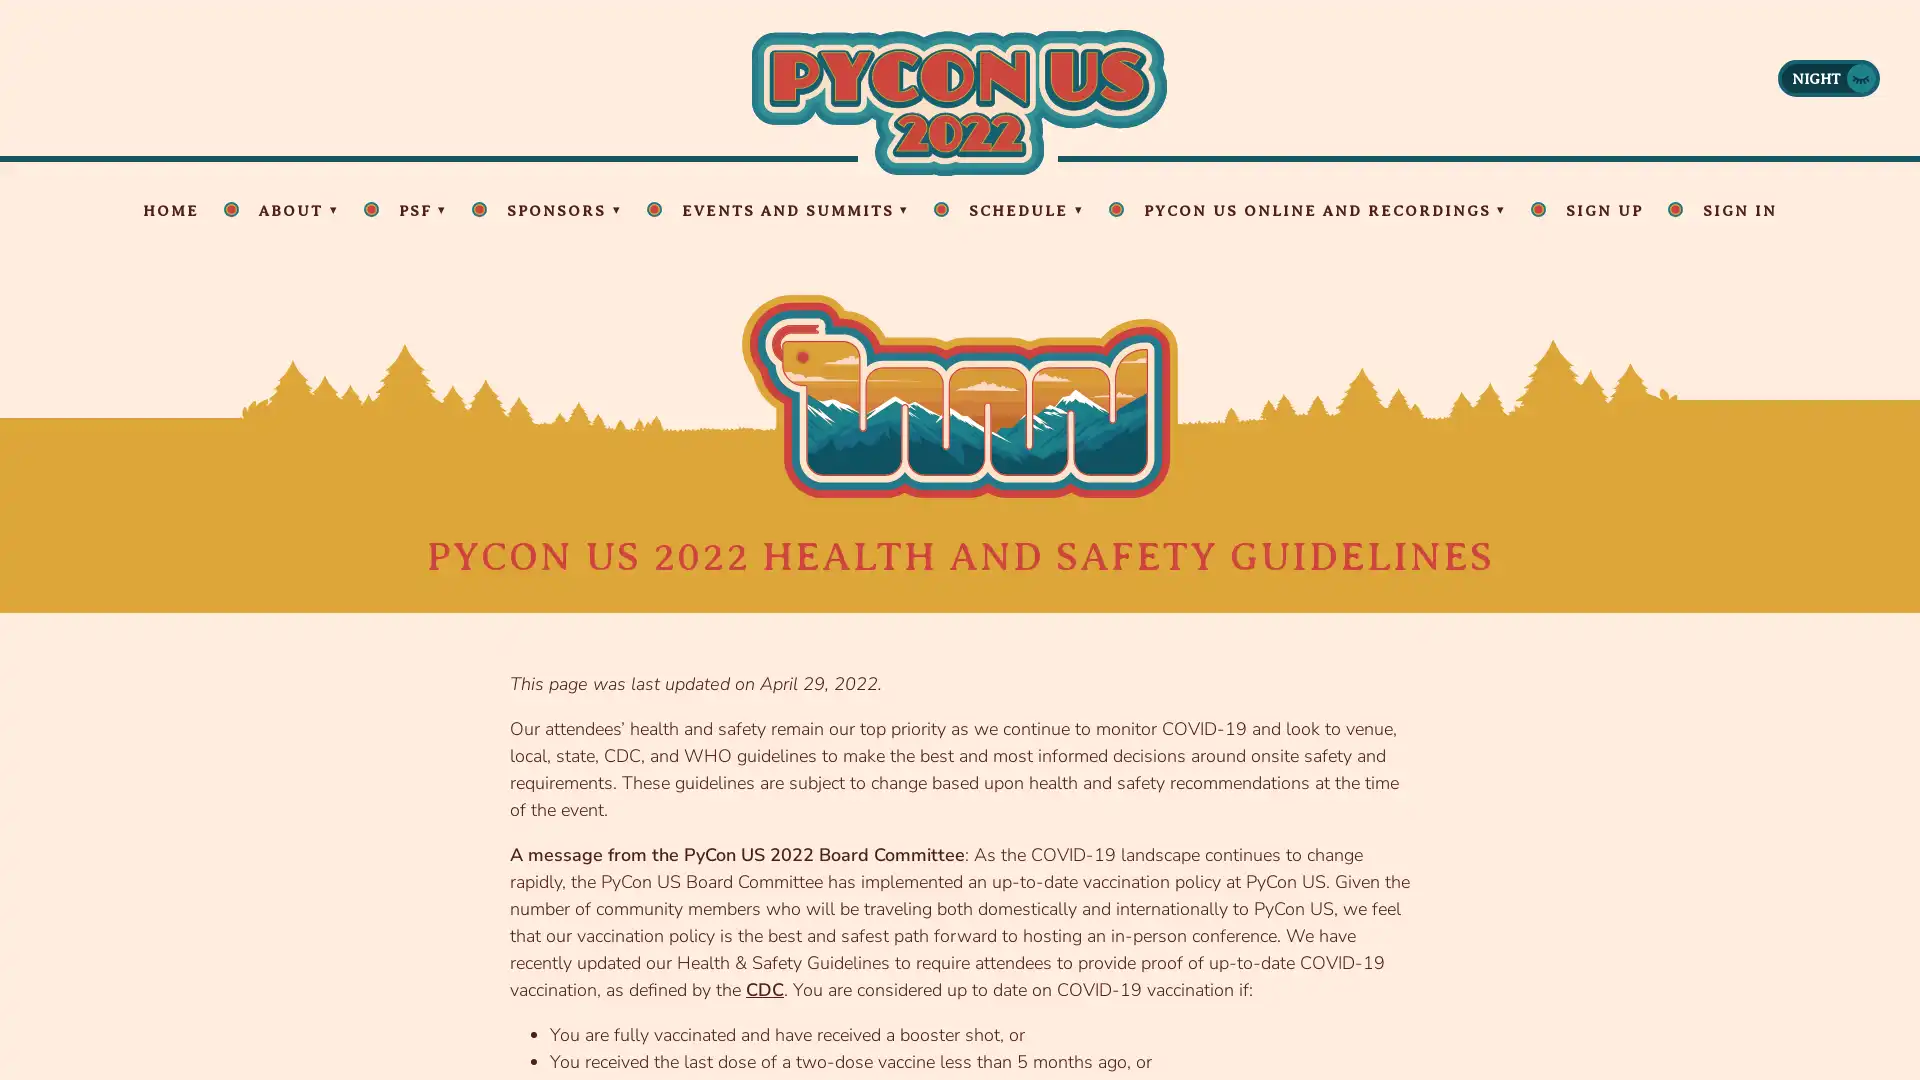  What do you see at coordinates (1828, 76) in the screenshot?
I see `NIGHT` at bounding box center [1828, 76].